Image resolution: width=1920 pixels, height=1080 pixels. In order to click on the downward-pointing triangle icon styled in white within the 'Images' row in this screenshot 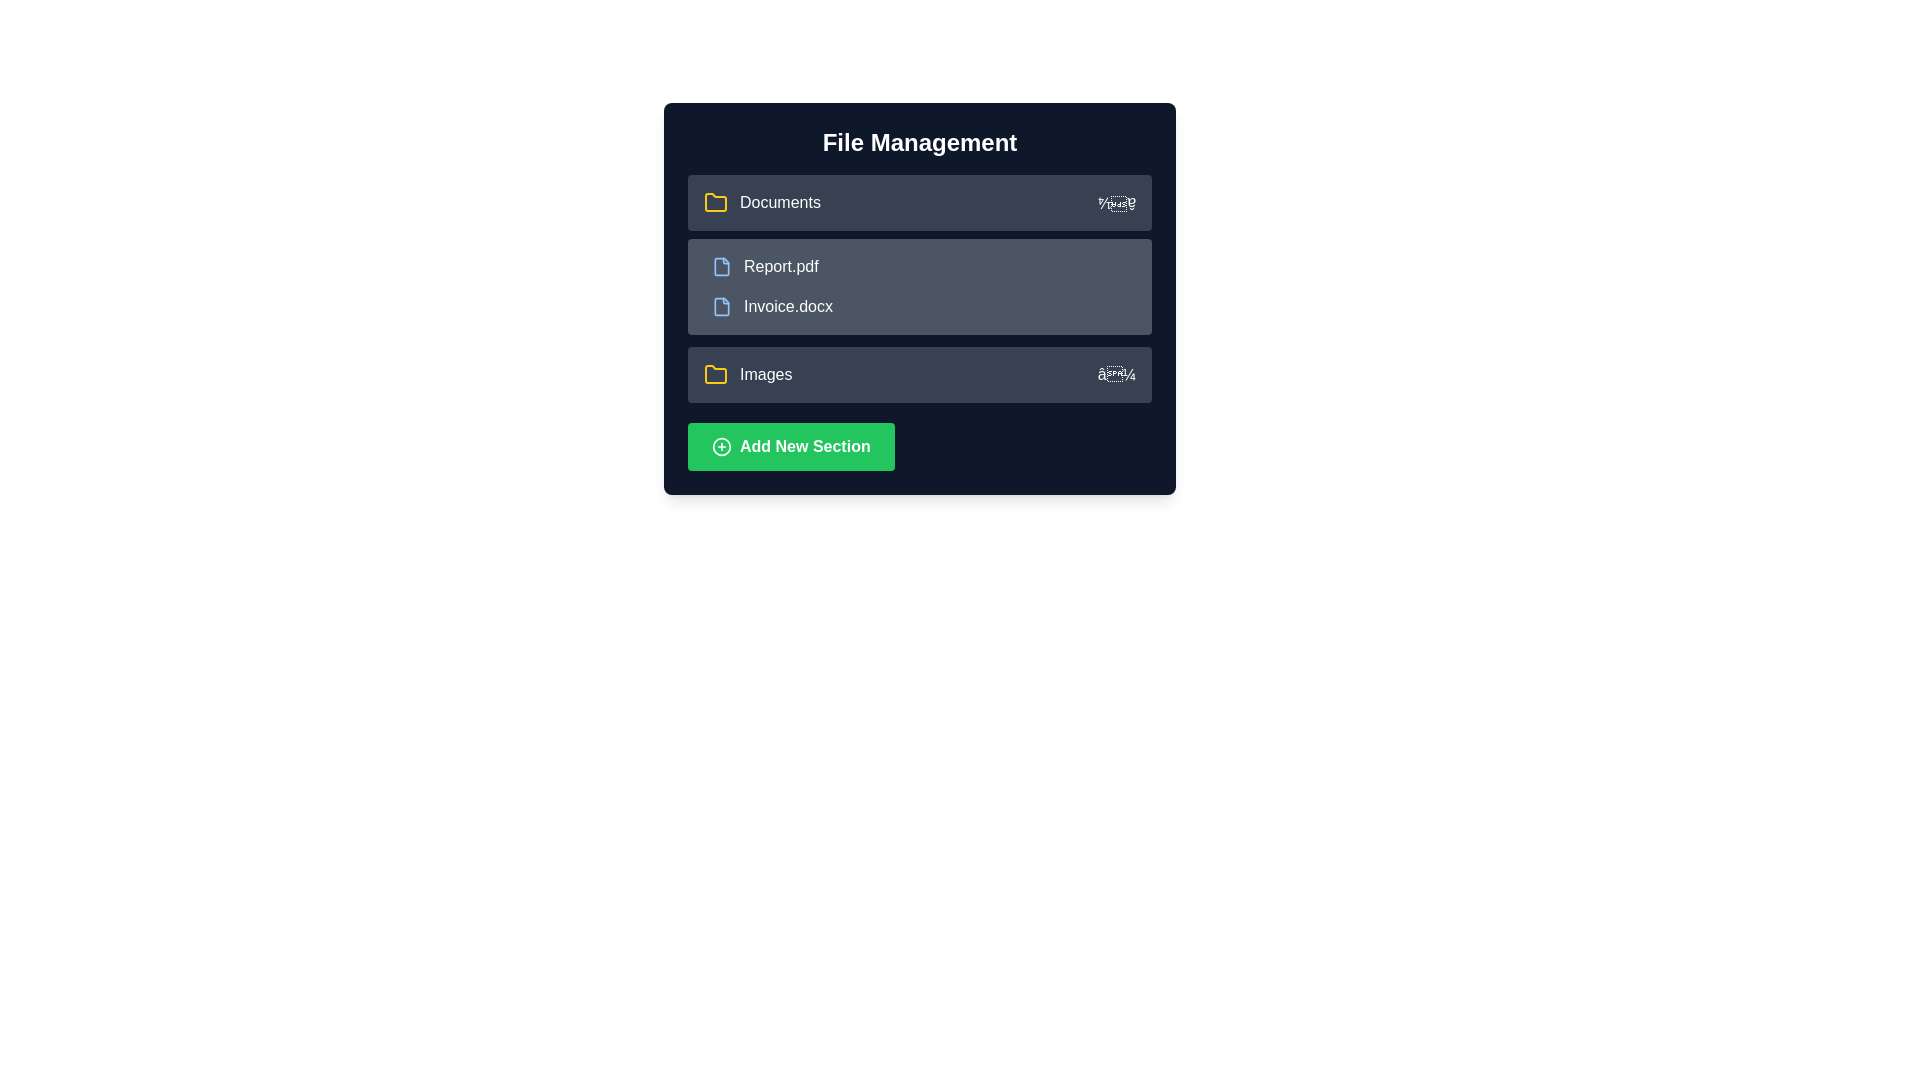, I will do `click(1115, 374)`.